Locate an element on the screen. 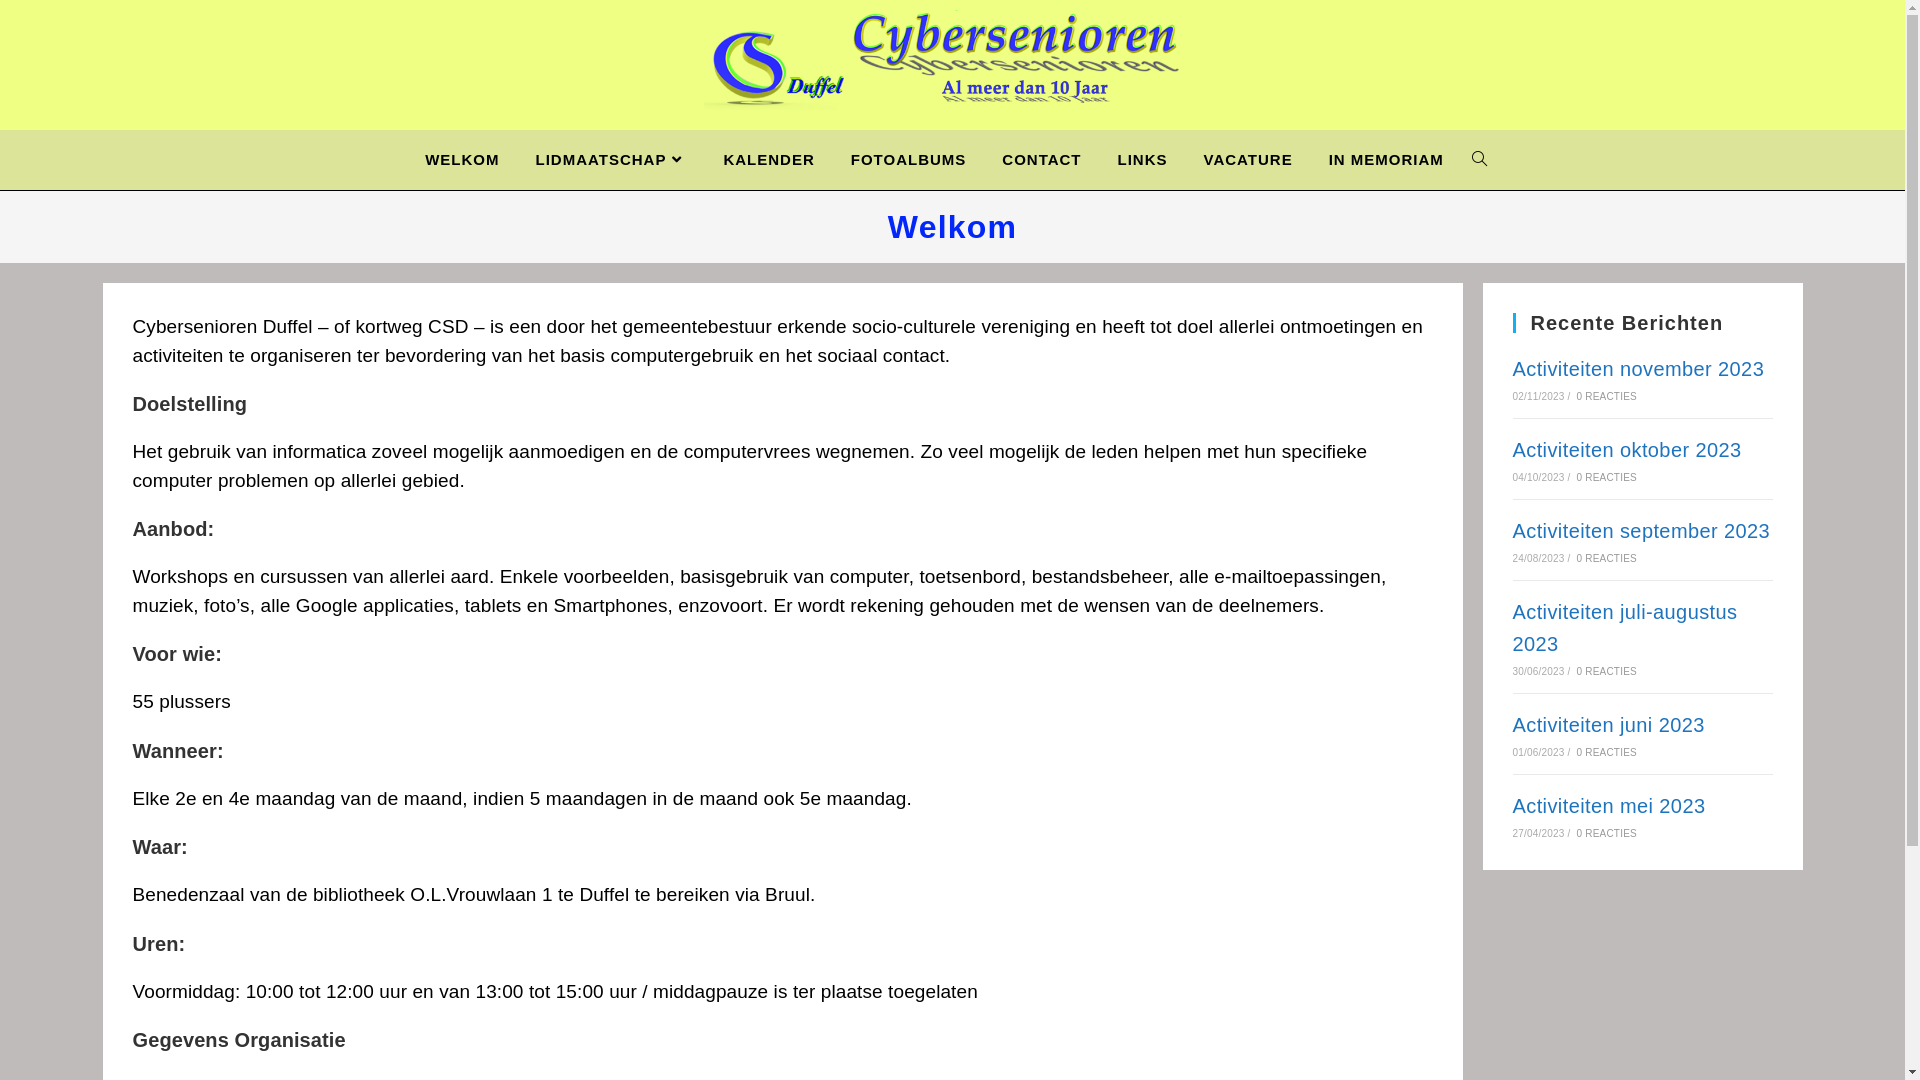 This screenshot has width=1920, height=1080. '0 REACTIES' is located at coordinates (1576, 477).